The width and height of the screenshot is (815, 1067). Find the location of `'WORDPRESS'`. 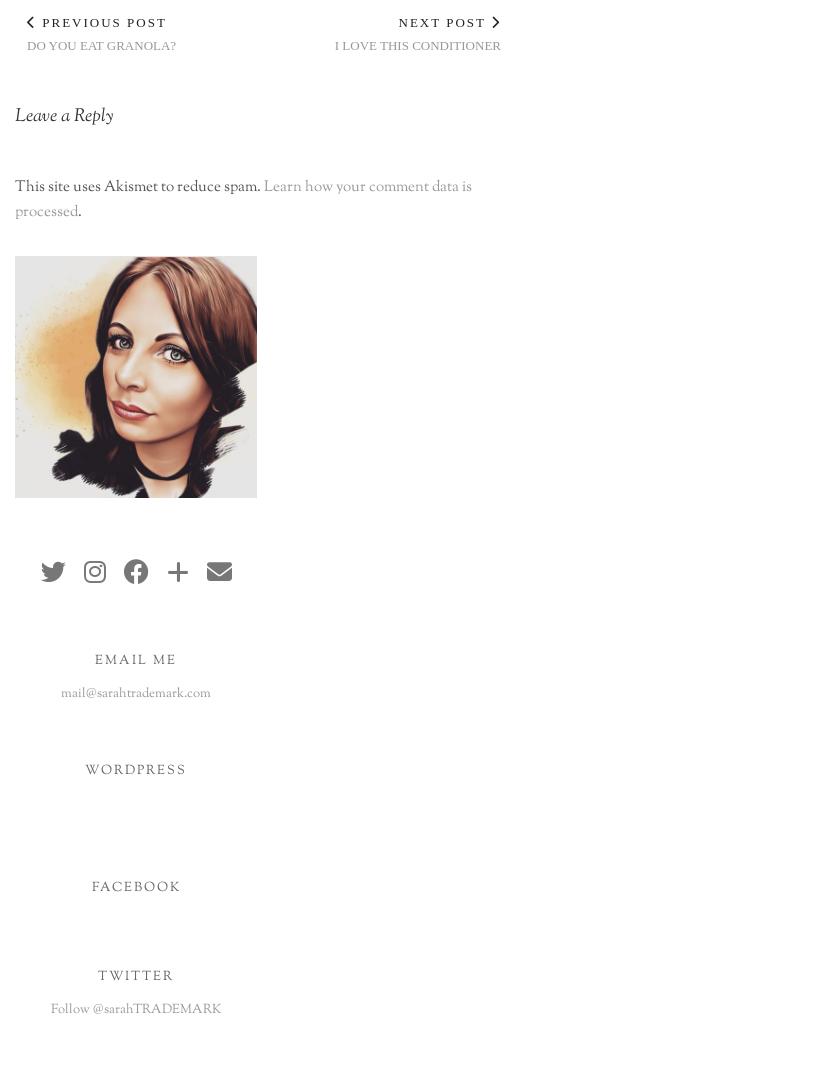

'WORDPRESS' is located at coordinates (135, 770).